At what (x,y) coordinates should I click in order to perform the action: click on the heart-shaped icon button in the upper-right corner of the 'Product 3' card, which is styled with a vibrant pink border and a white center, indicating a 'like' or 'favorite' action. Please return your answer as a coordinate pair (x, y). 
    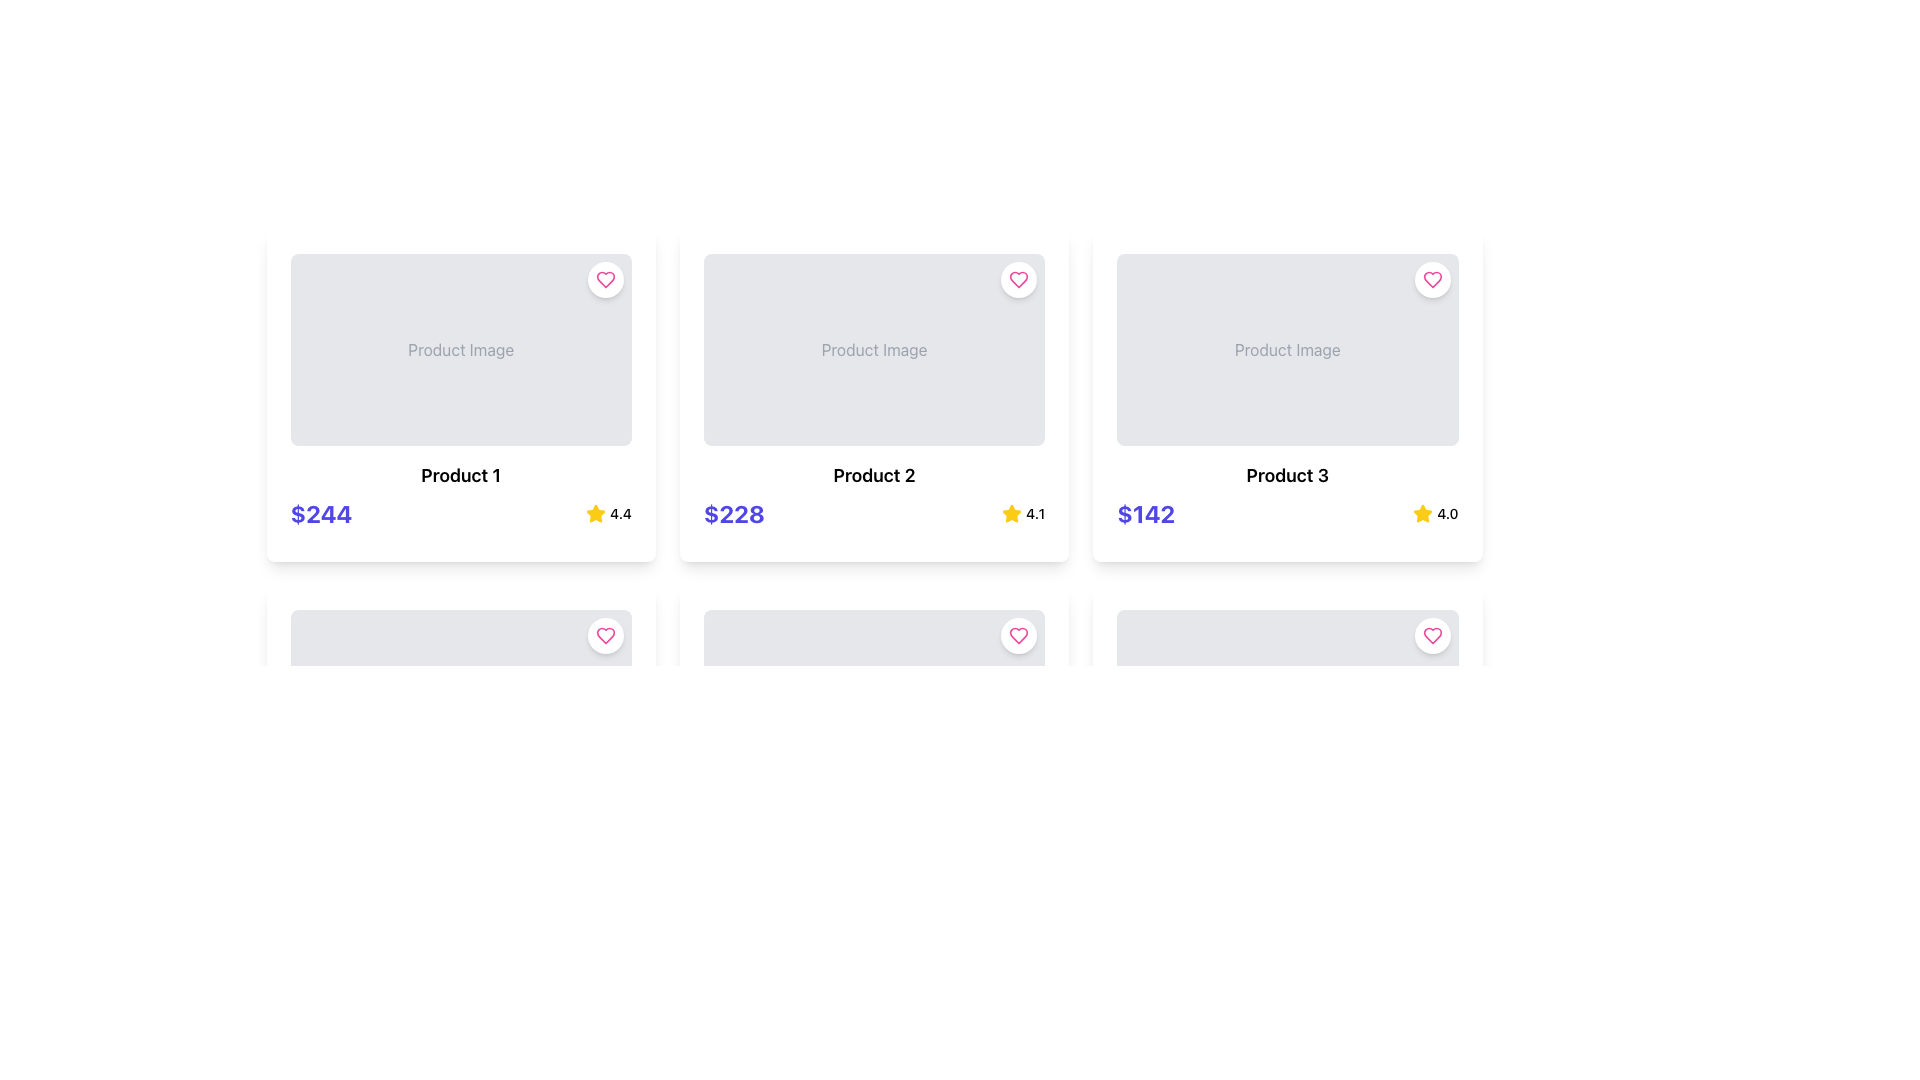
    Looking at the image, I should click on (1431, 636).